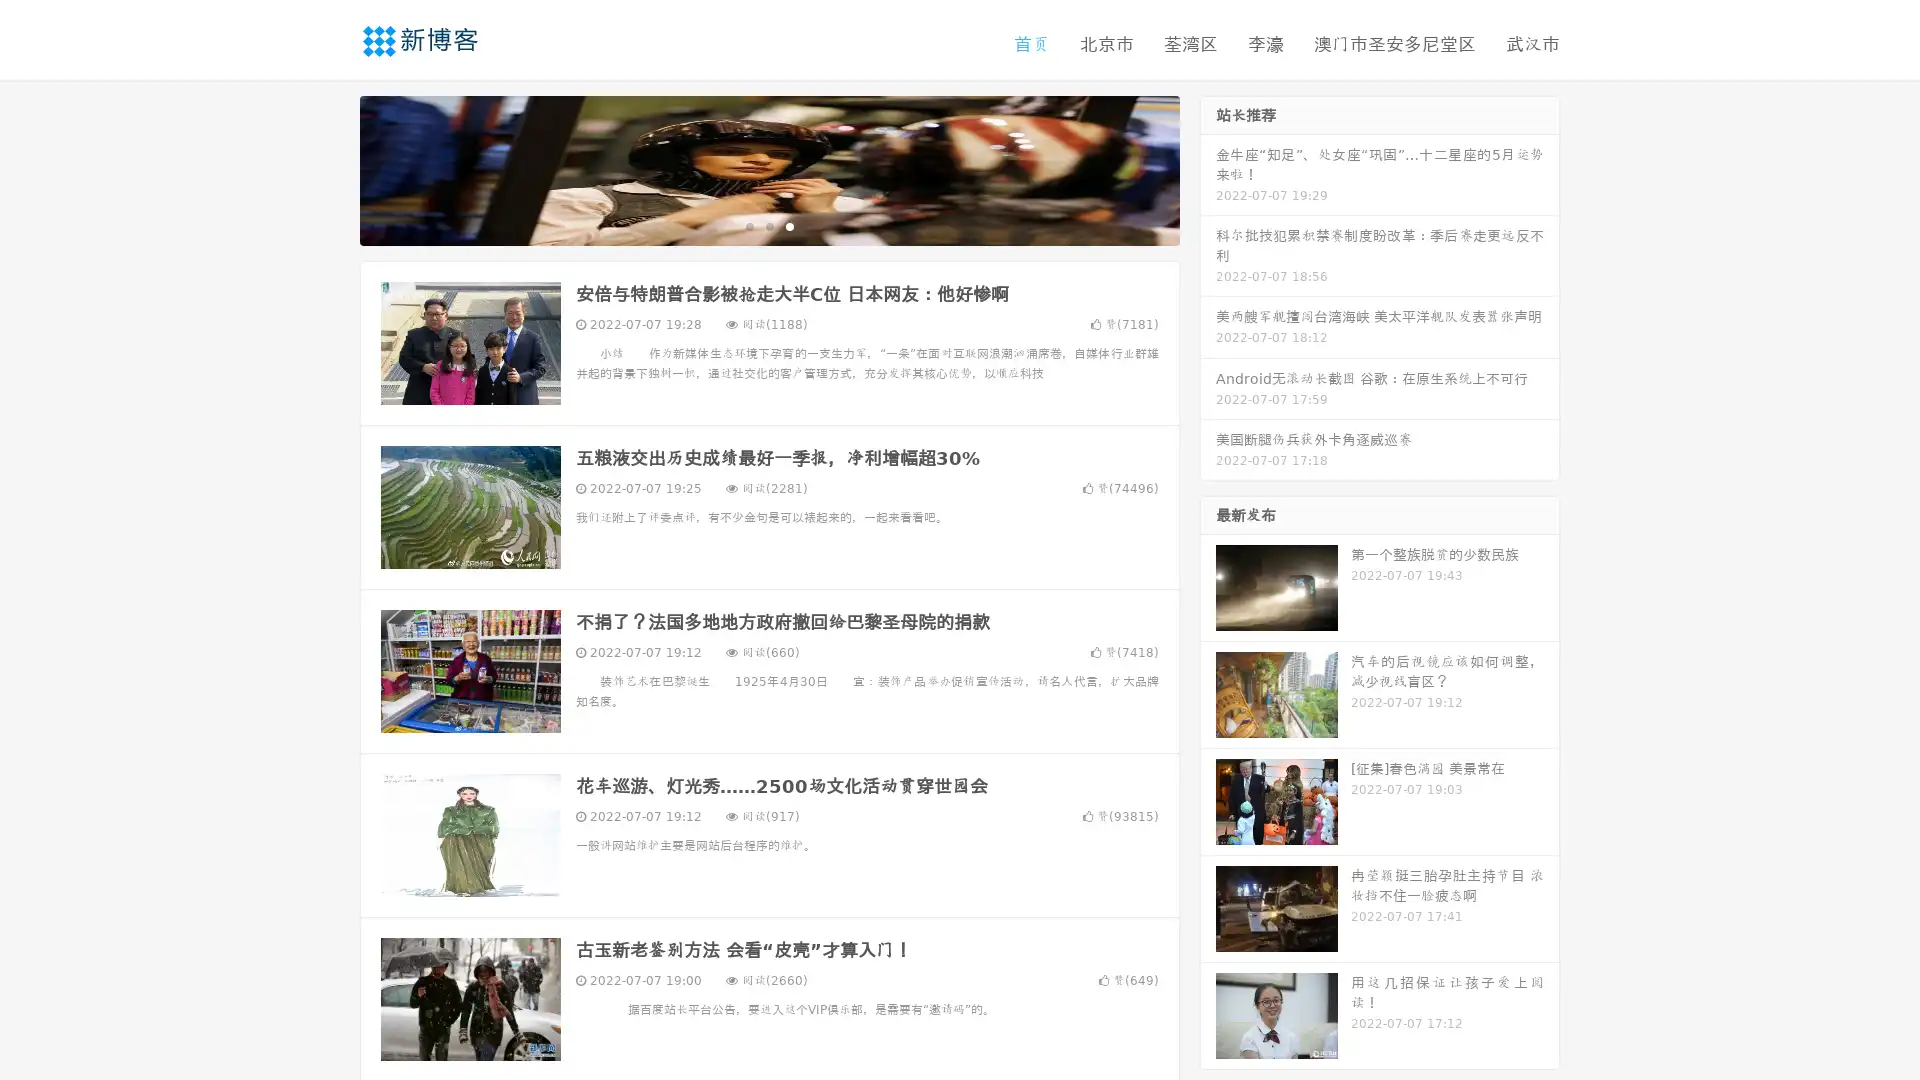 This screenshot has height=1080, width=1920. What do you see at coordinates (748, 225) in the screenshot?
I see `Go to slide 1` at bounding box center [748, 225].